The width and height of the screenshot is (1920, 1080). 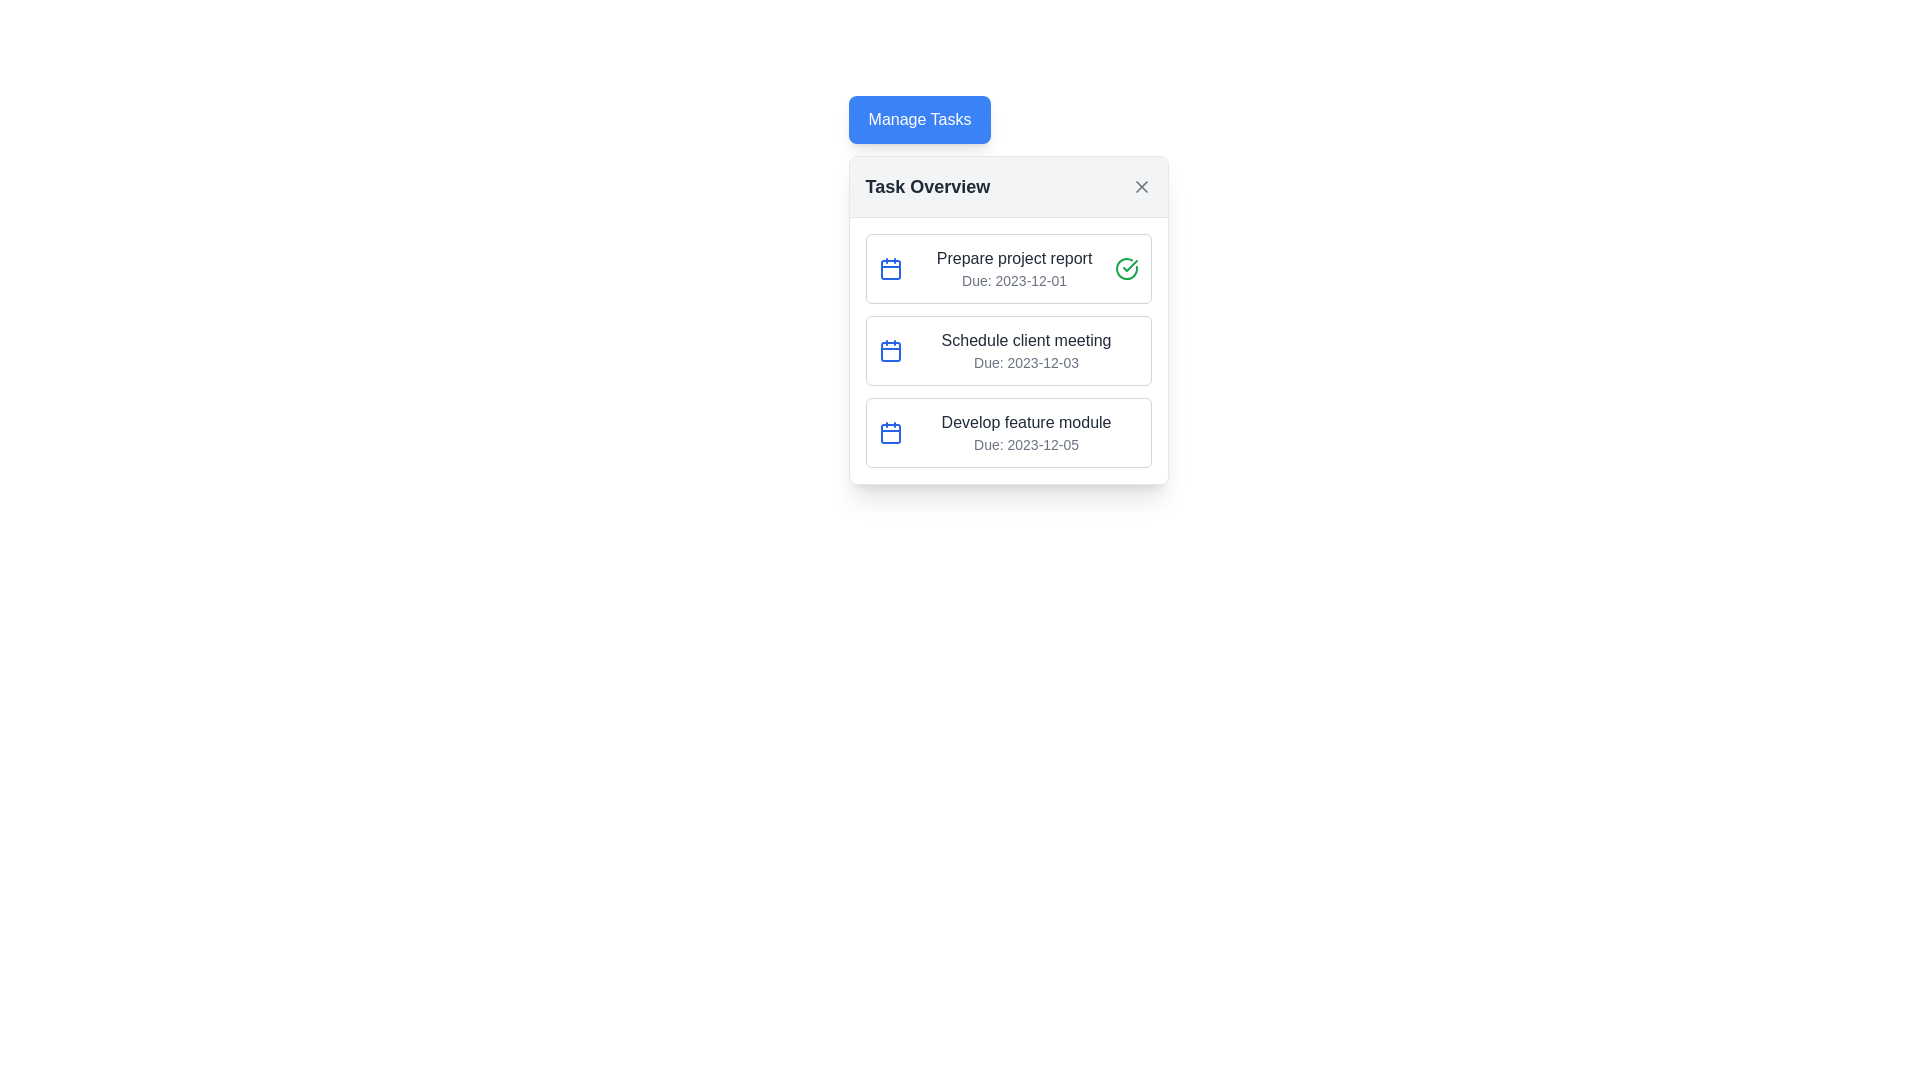 I want to click on the close button located in the top-right corner of the 'Task Overview' section for keyboard interaction, so click(x=1141, y=186).